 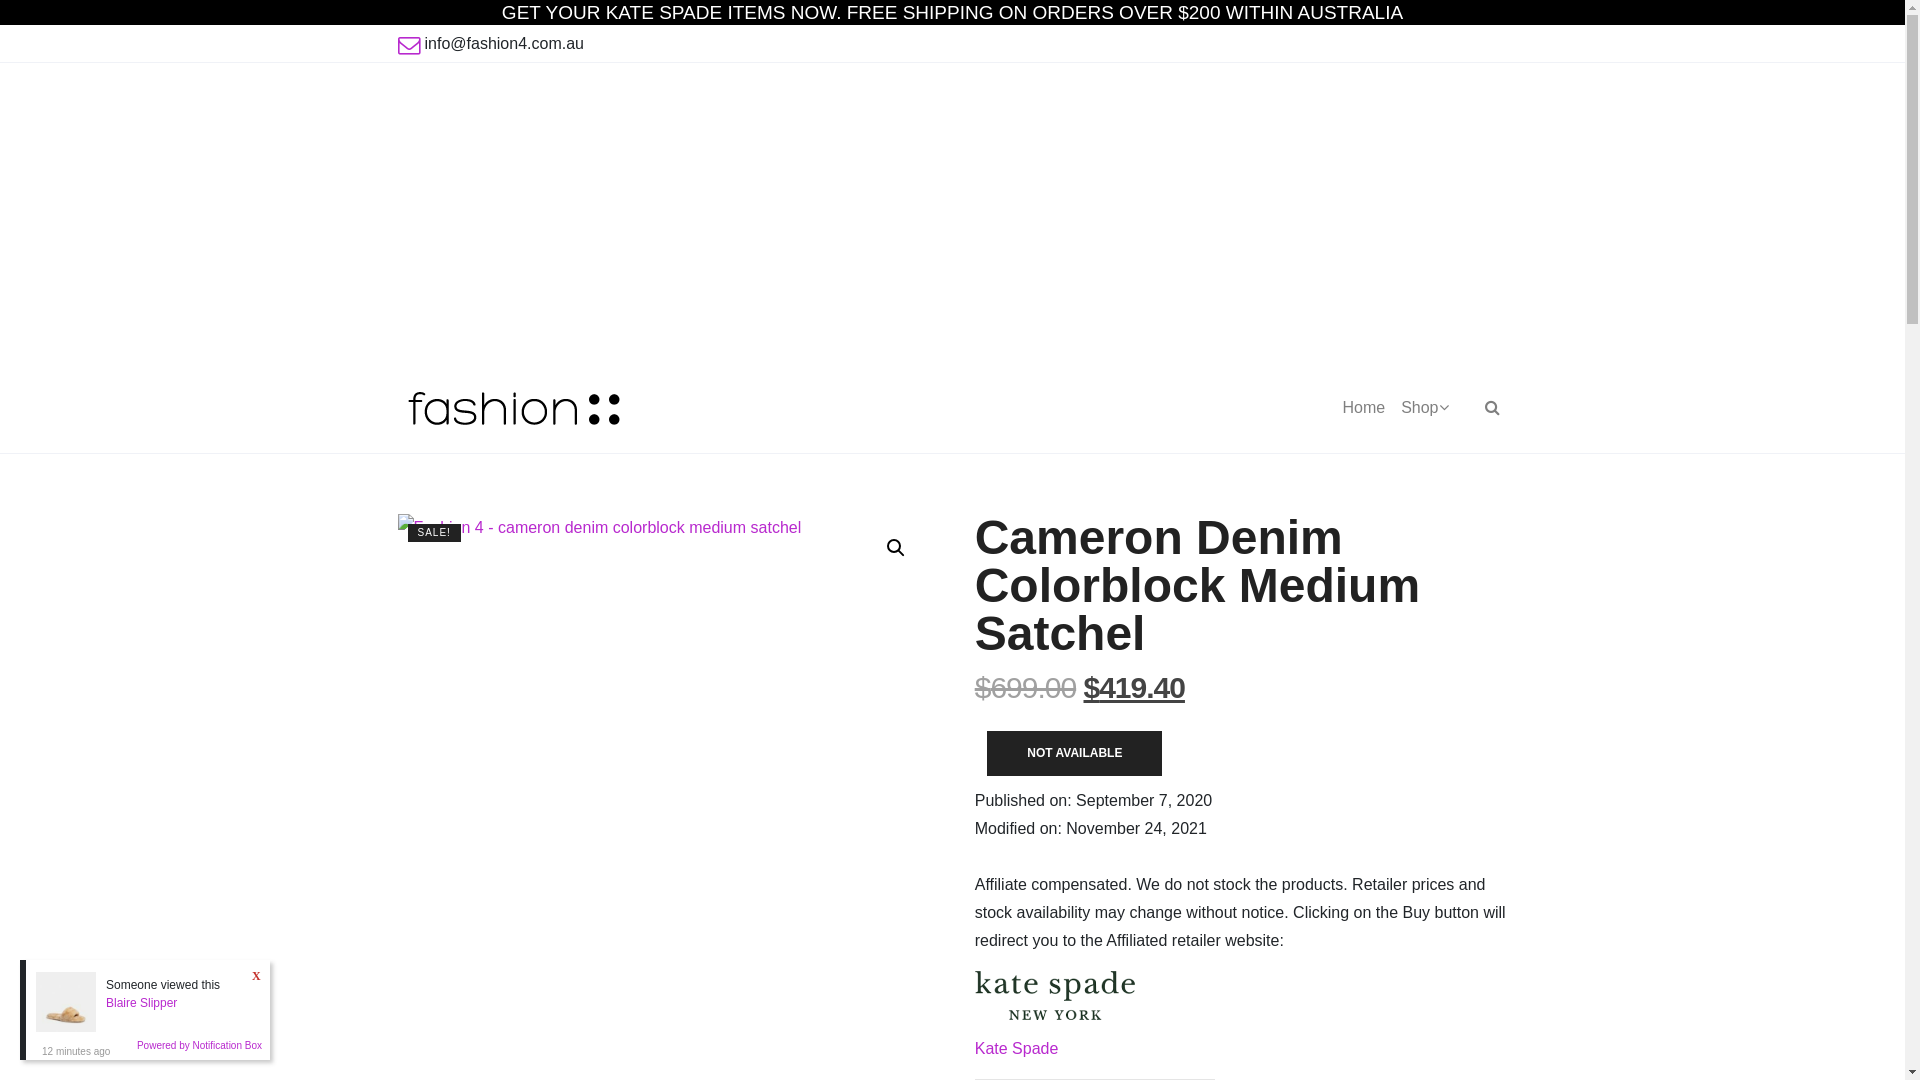 I want to click on 'Fashion 4 - cameron denim colorblock medium satchel', so click(x=664, y=779).